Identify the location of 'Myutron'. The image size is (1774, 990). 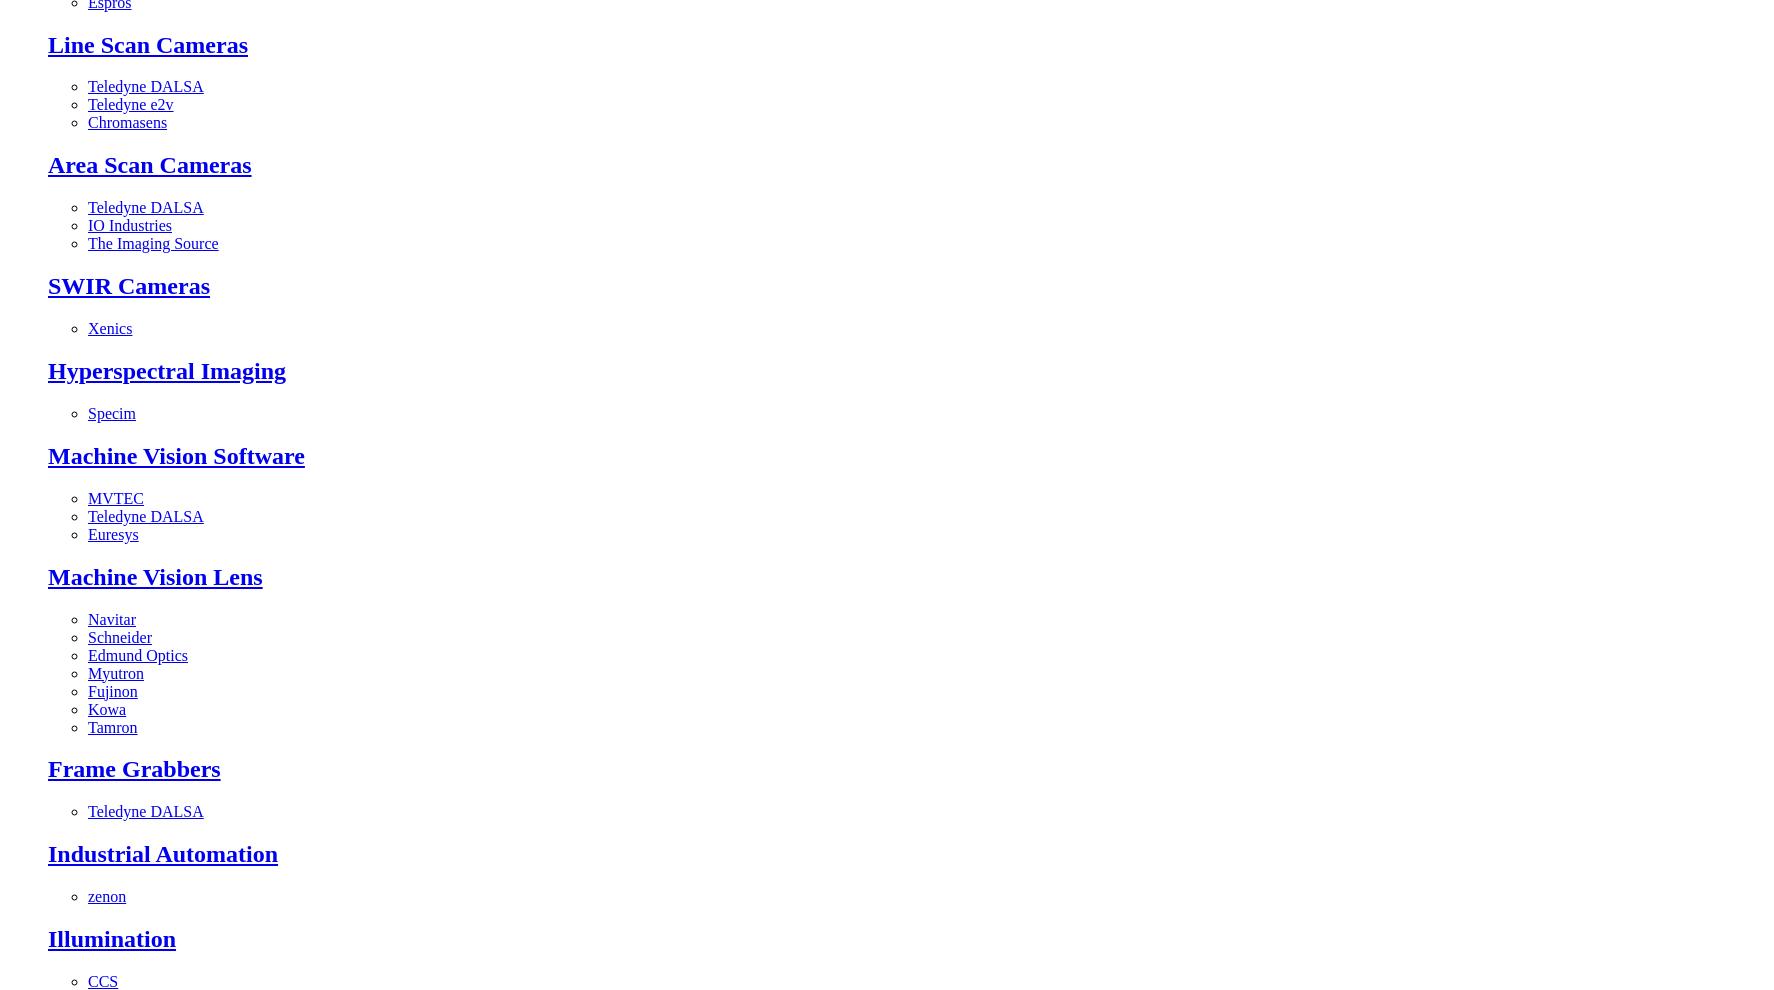
(86, 672).